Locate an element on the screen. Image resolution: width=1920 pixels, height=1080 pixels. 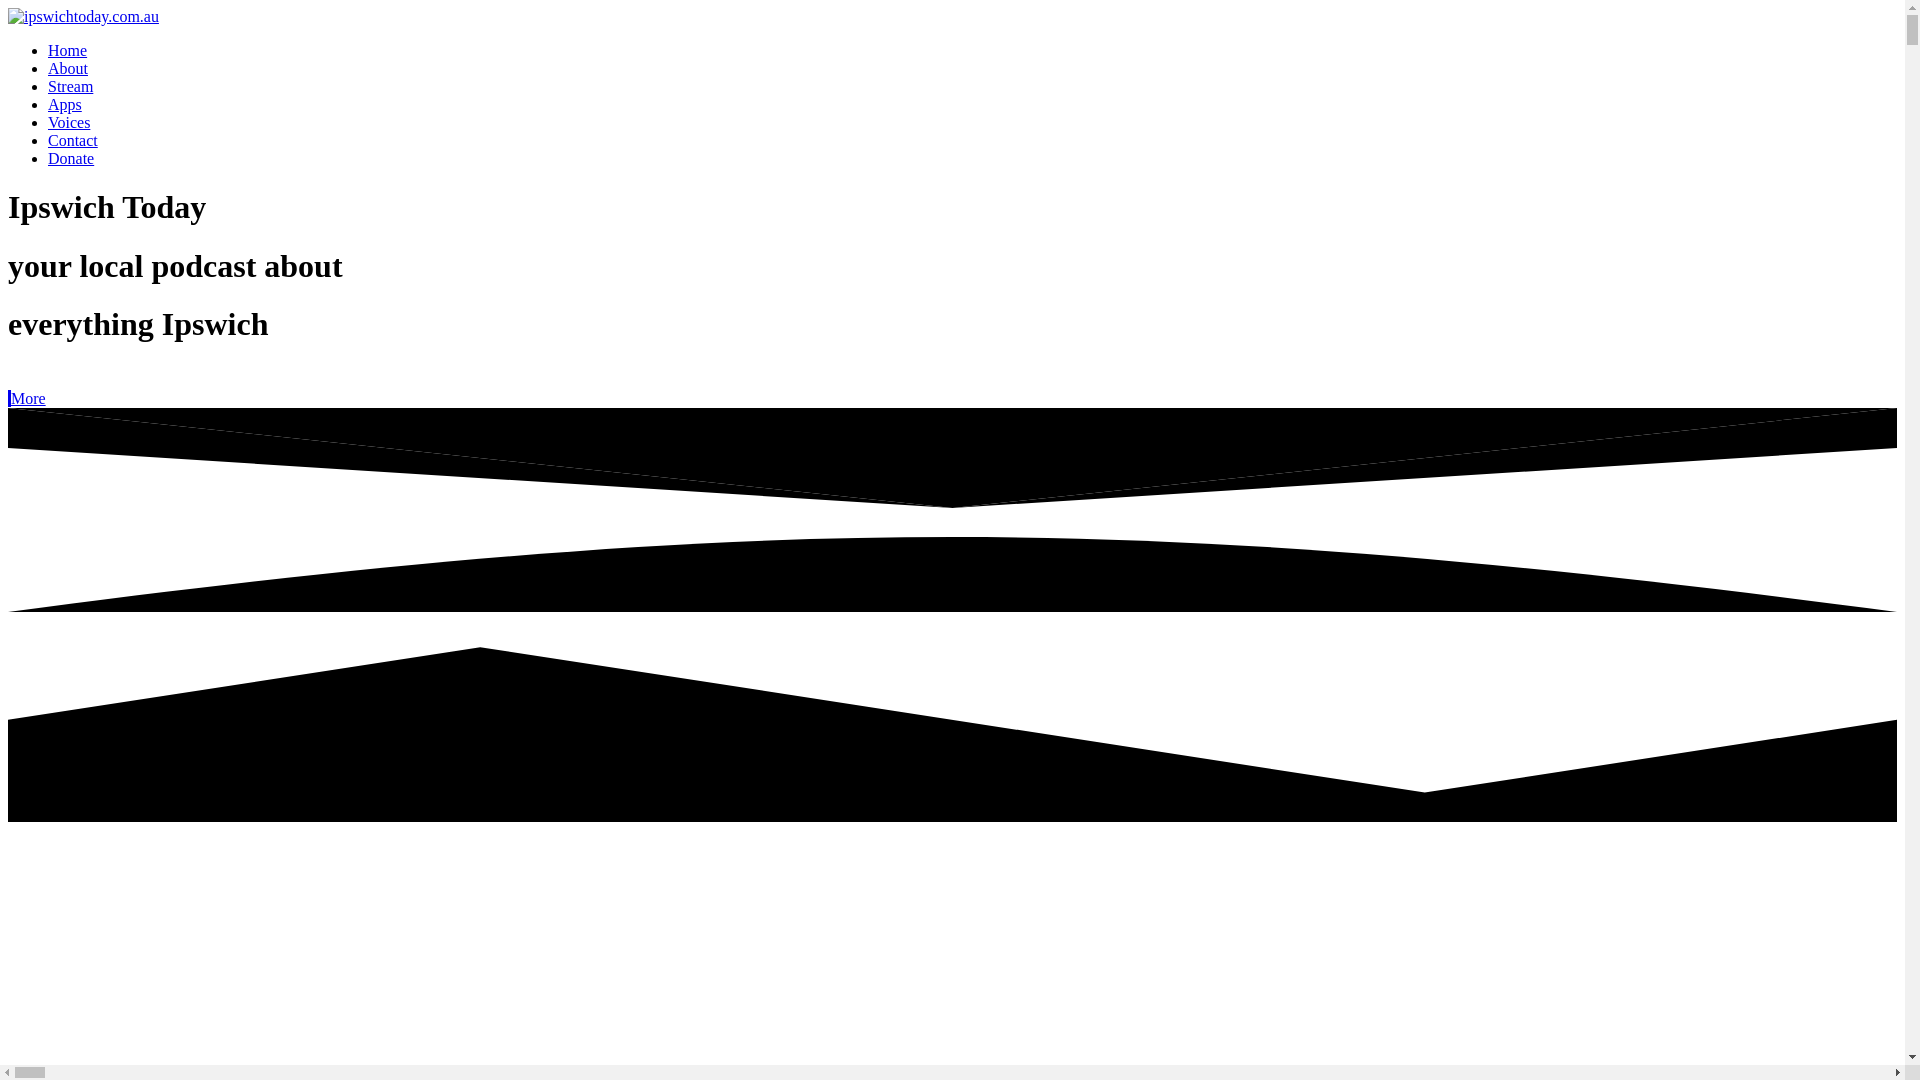
'Contact' is located at coordinates (72, 139).